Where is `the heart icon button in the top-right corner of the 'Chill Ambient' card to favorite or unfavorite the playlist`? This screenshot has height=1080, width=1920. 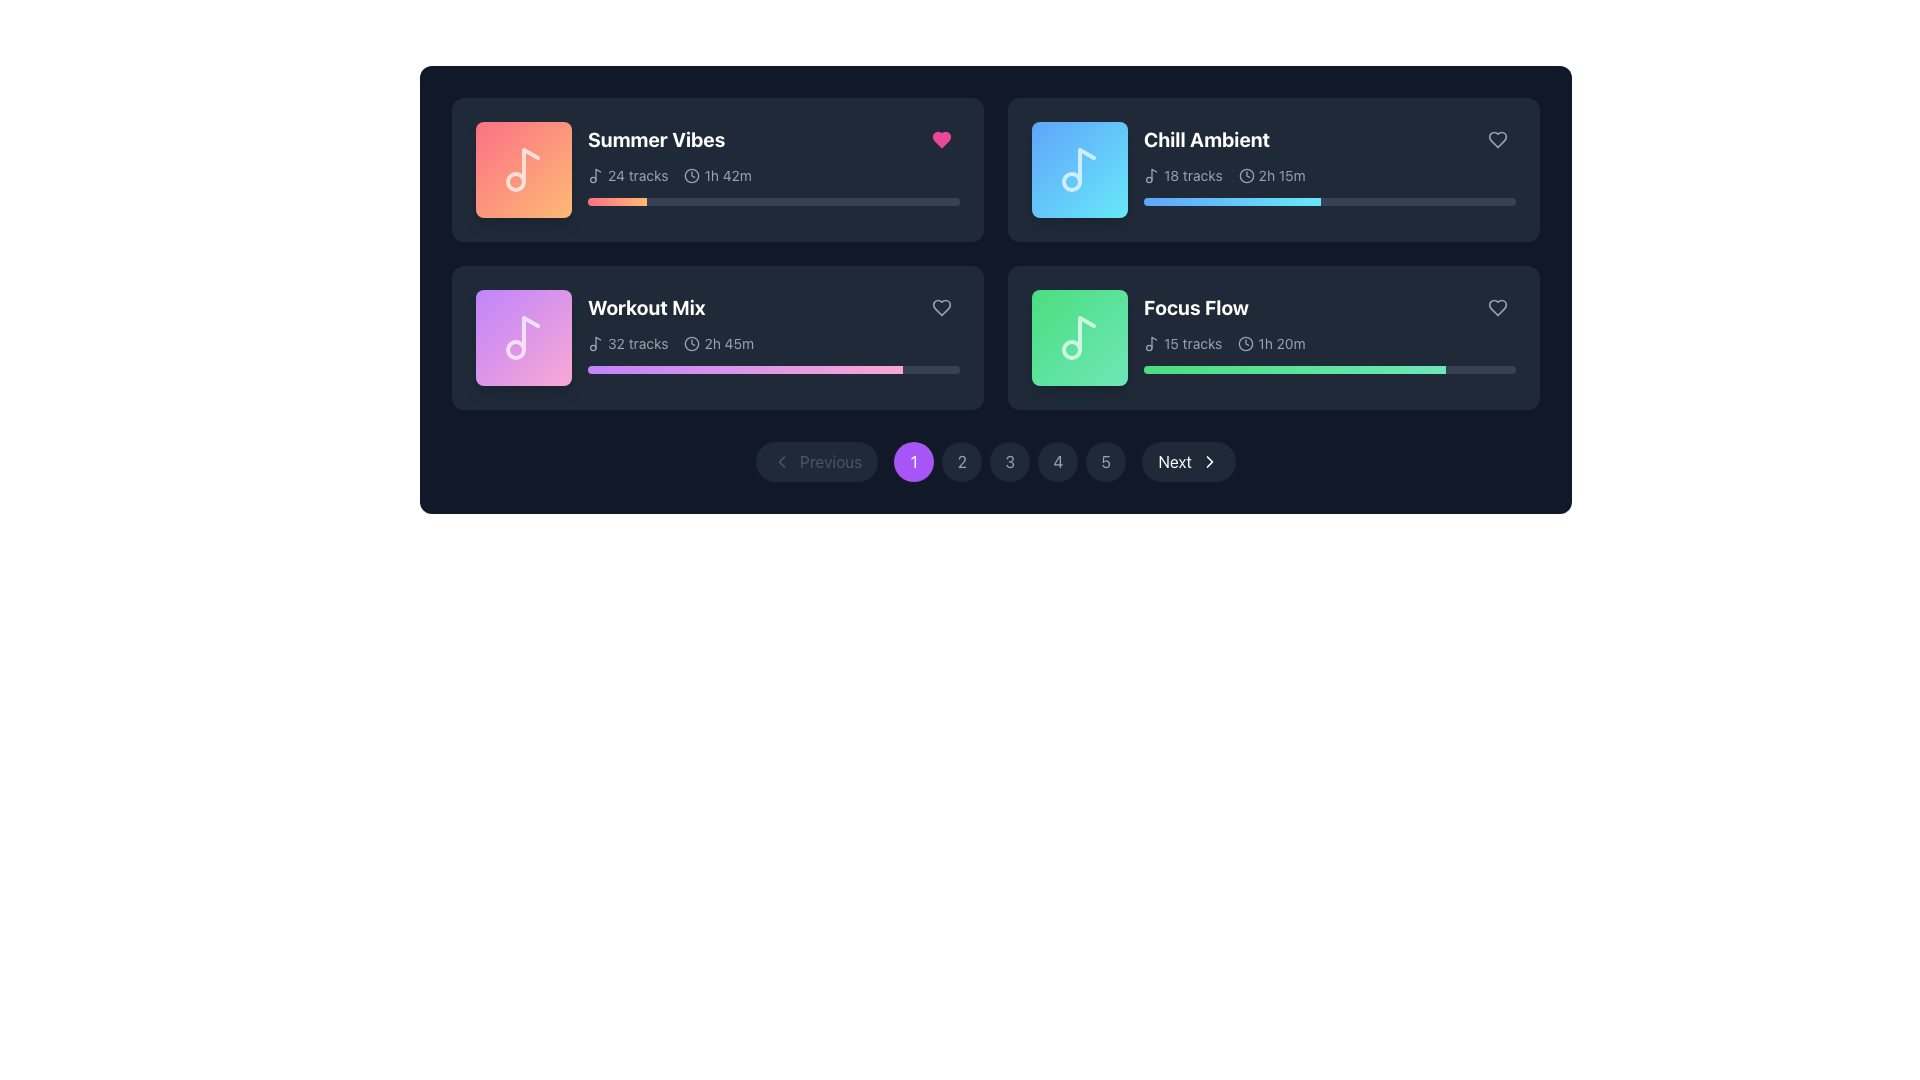 the heart icon button in the top-right corner of the 'Chill Ambient' card to favorite or unfavorite the playlist is located at coordinates (1497, 138).